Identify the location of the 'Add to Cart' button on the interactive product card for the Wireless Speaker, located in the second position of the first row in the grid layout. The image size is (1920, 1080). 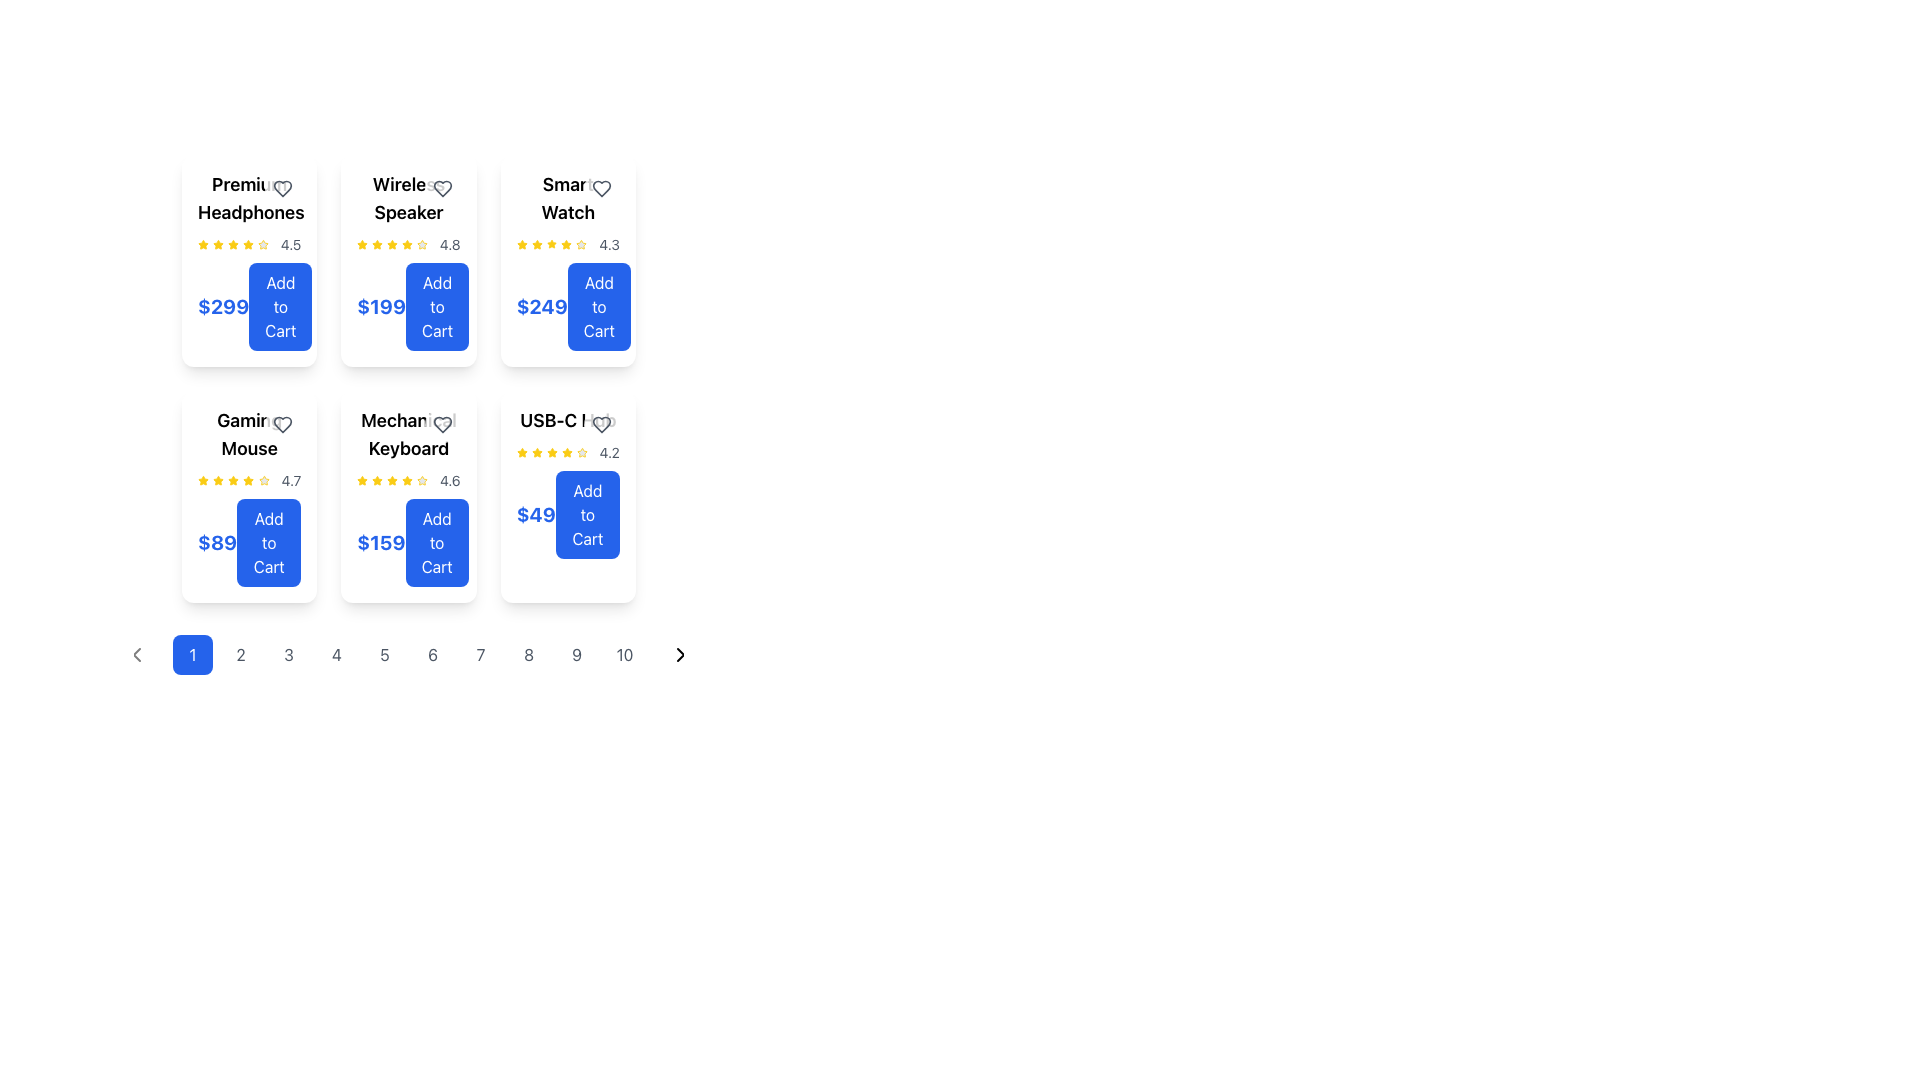
(407, 260).